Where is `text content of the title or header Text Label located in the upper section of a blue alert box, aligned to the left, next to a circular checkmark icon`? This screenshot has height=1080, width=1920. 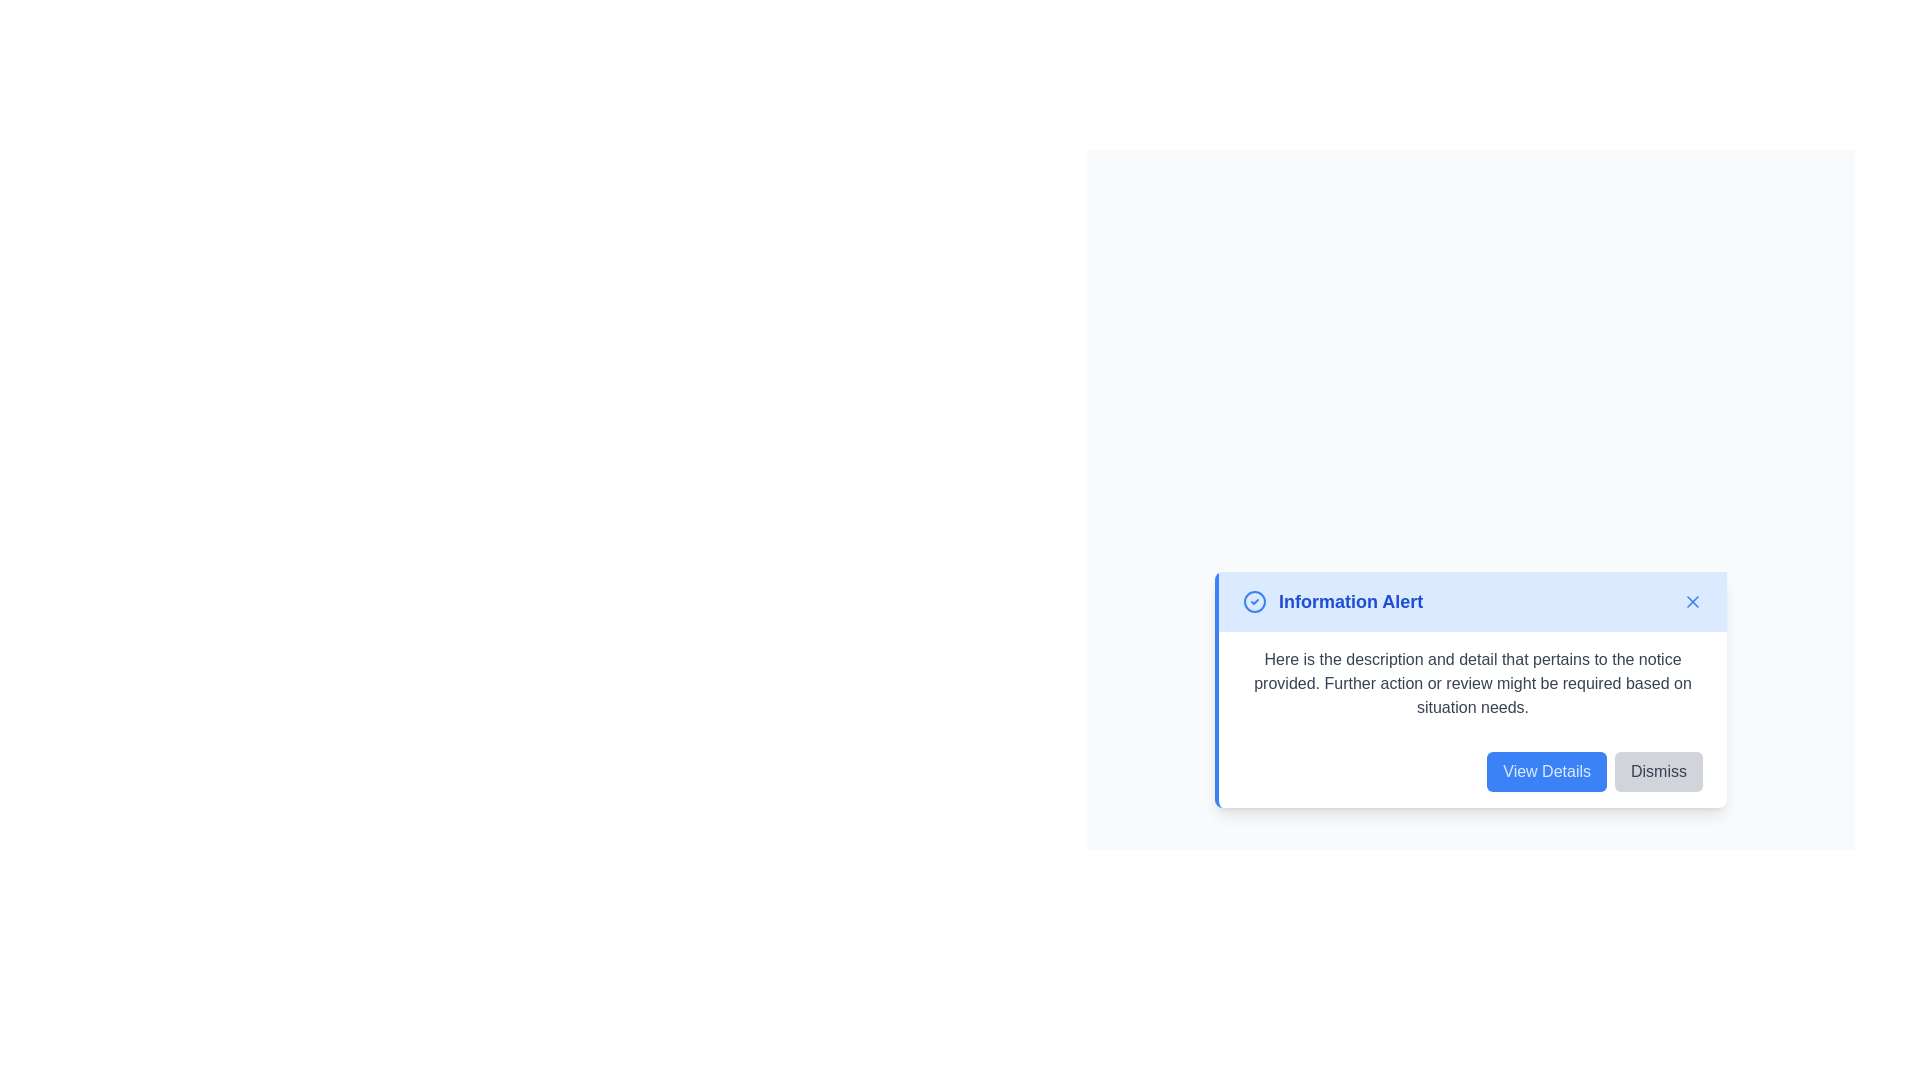
text content of the title or header Text Label located in the upper section of a blue alert box, aligned to the left, next to a circular checkmark icon is located at coordinates (1333, 600).